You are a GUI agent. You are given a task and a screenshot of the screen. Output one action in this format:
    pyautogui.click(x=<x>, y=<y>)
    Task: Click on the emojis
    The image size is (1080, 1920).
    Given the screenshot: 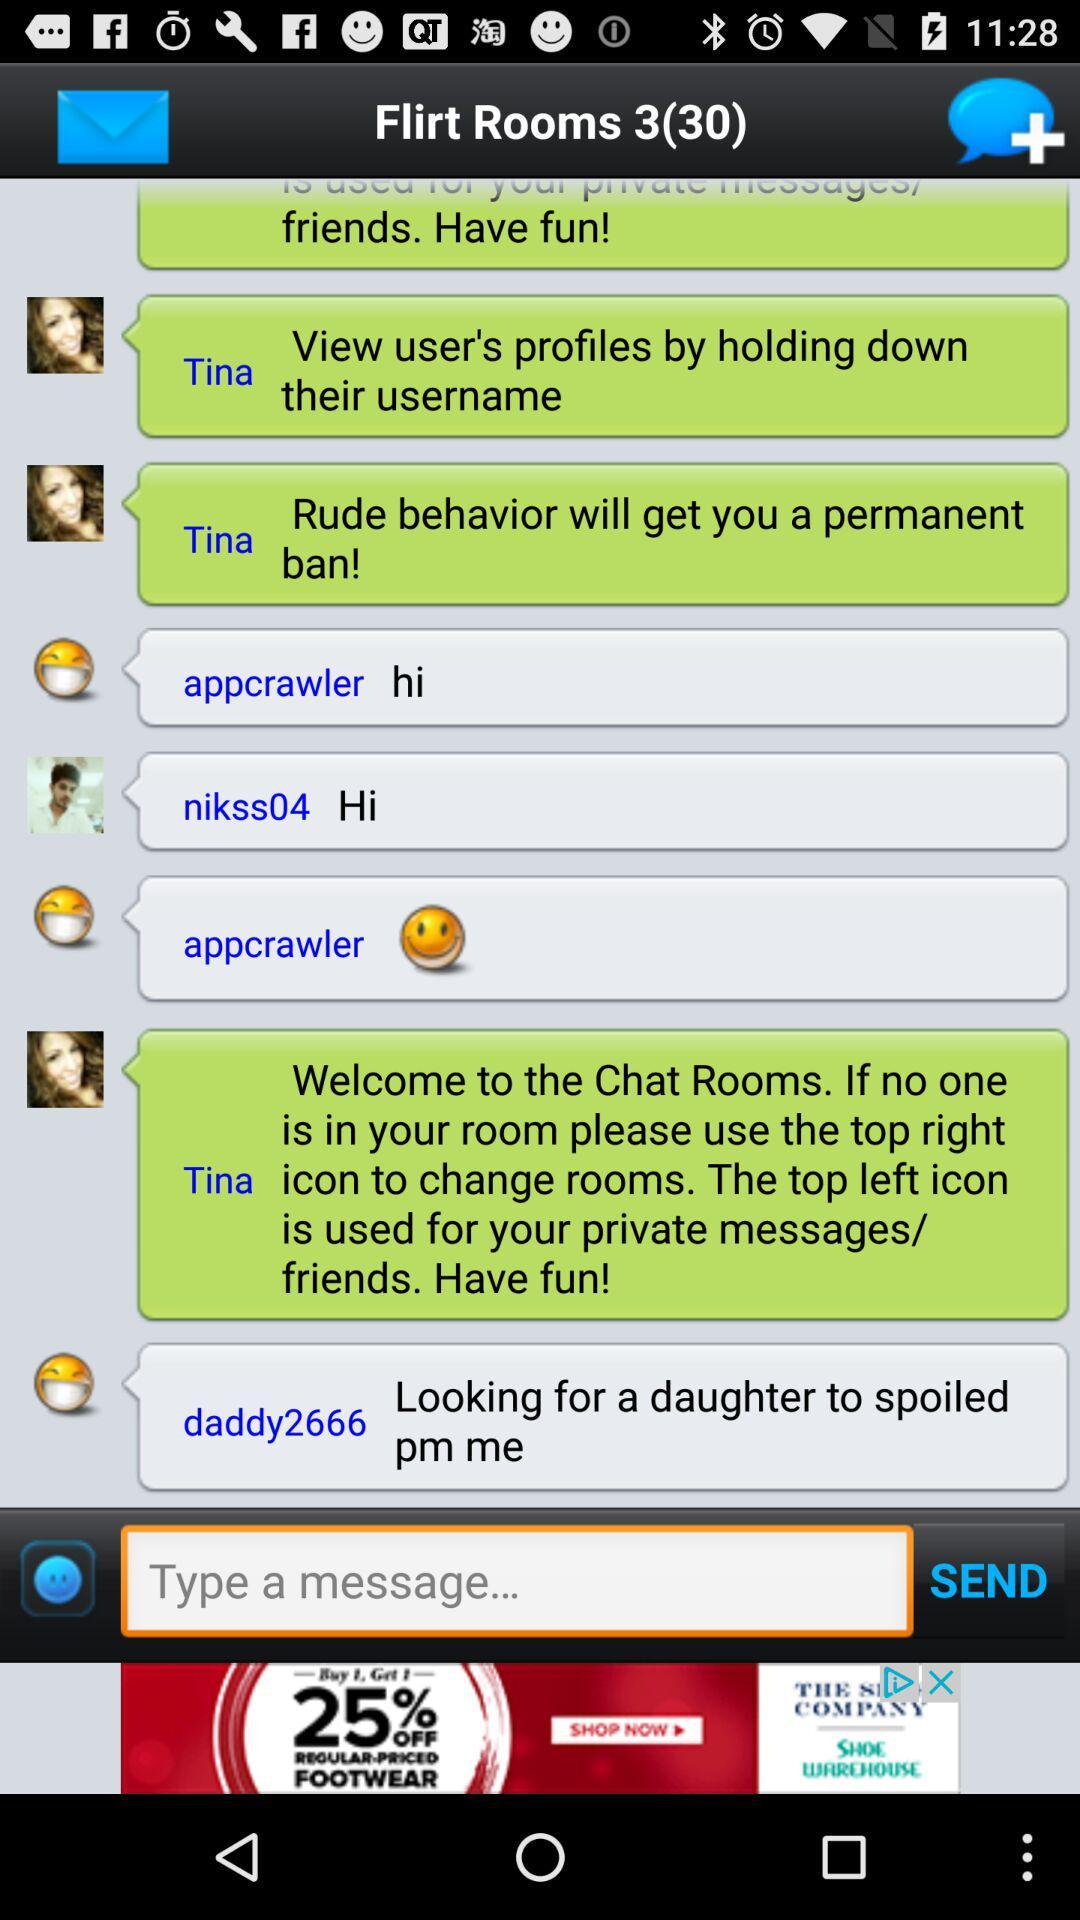 What is the action you would take?
    pyautogui.click(x=56, y=1578)
    